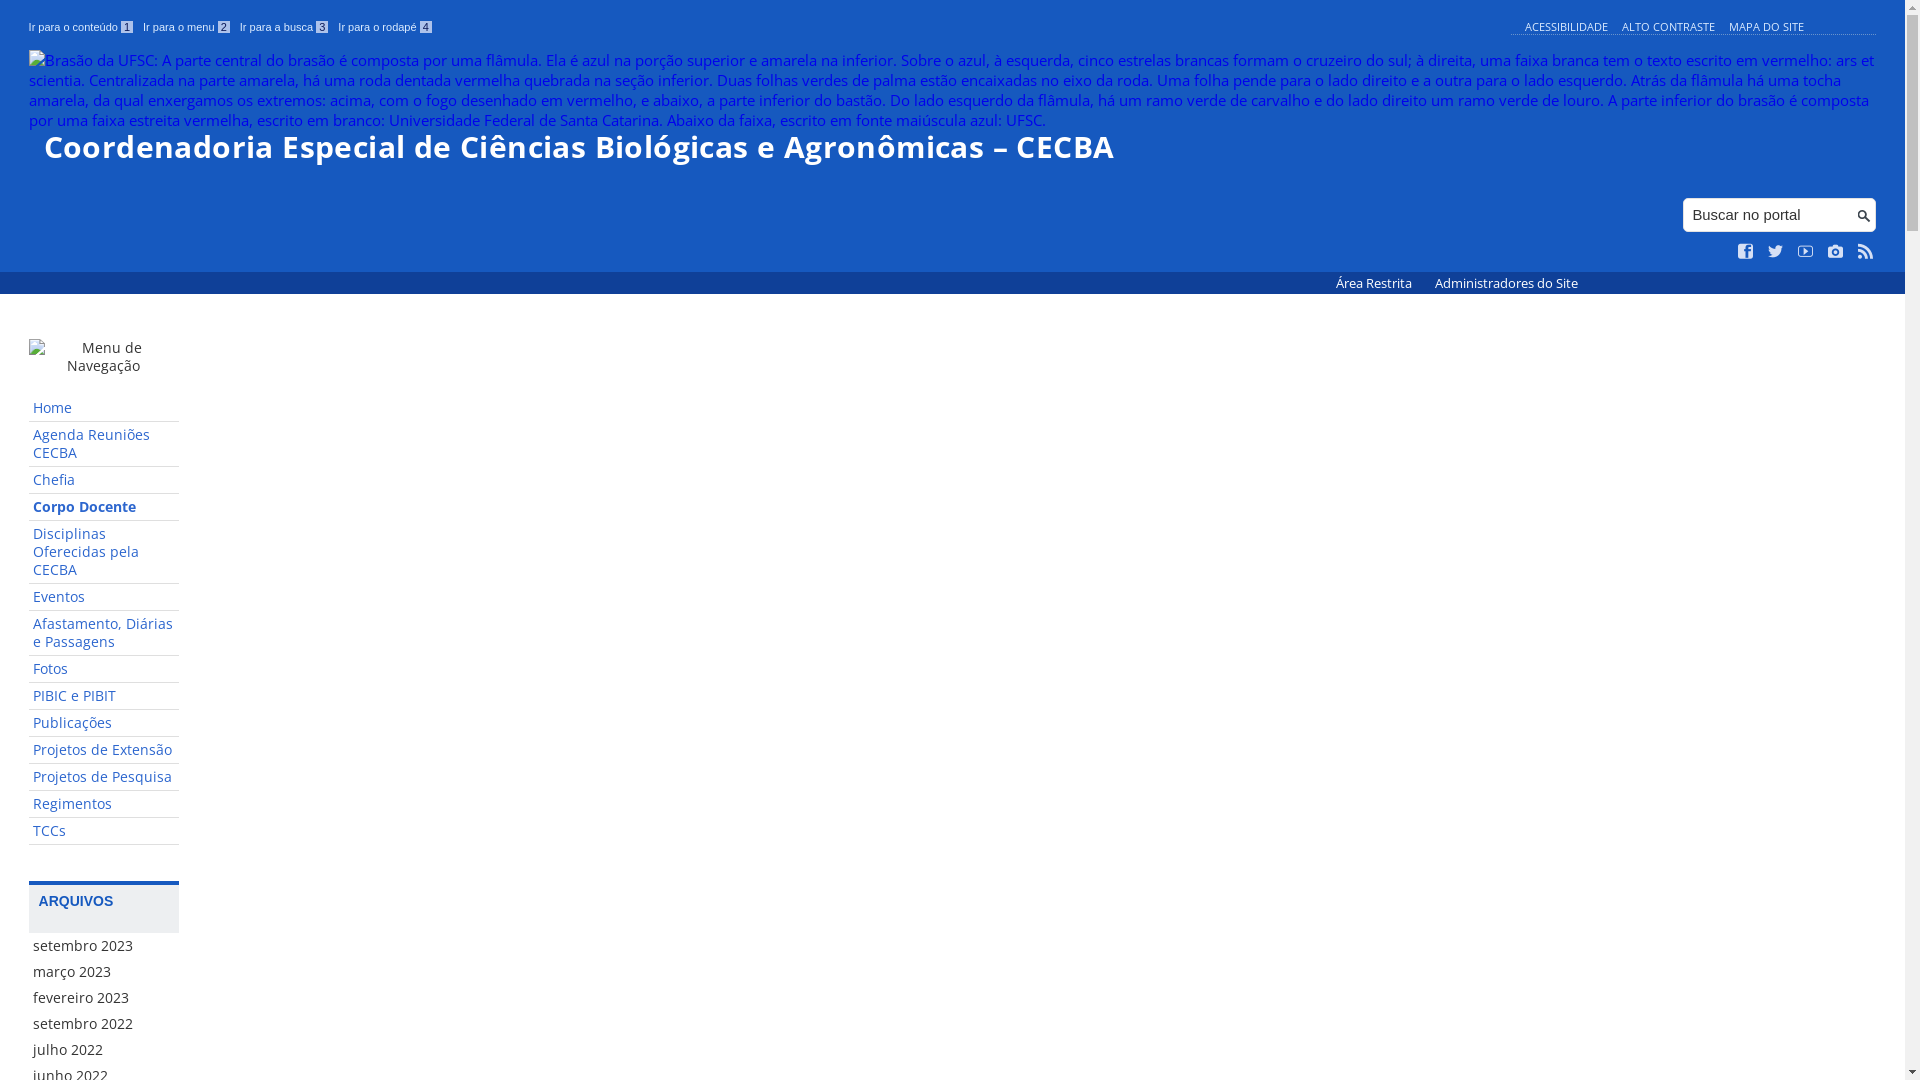  I want to click on 'Chefia', so click(103, 480).